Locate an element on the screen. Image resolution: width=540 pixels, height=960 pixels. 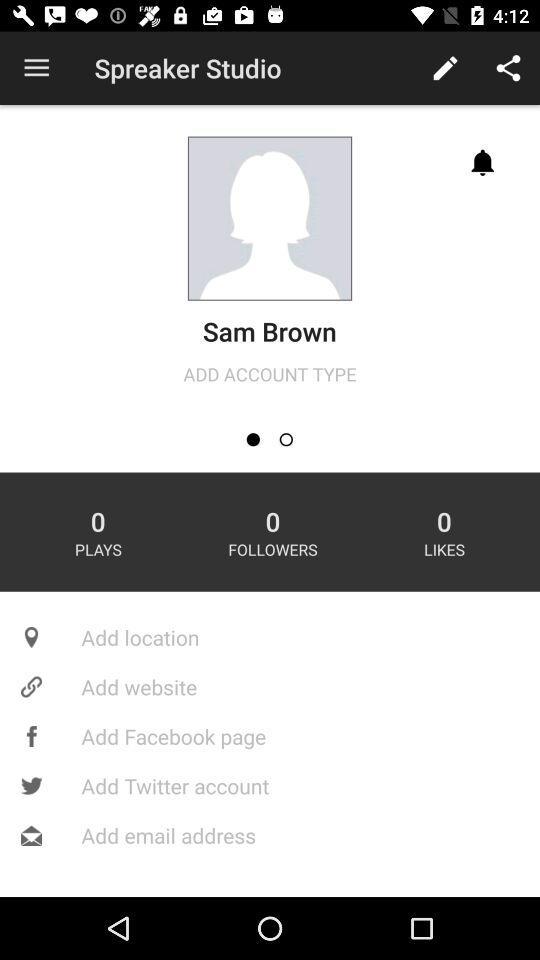
the add website icon is located at coordinates (270, 686).